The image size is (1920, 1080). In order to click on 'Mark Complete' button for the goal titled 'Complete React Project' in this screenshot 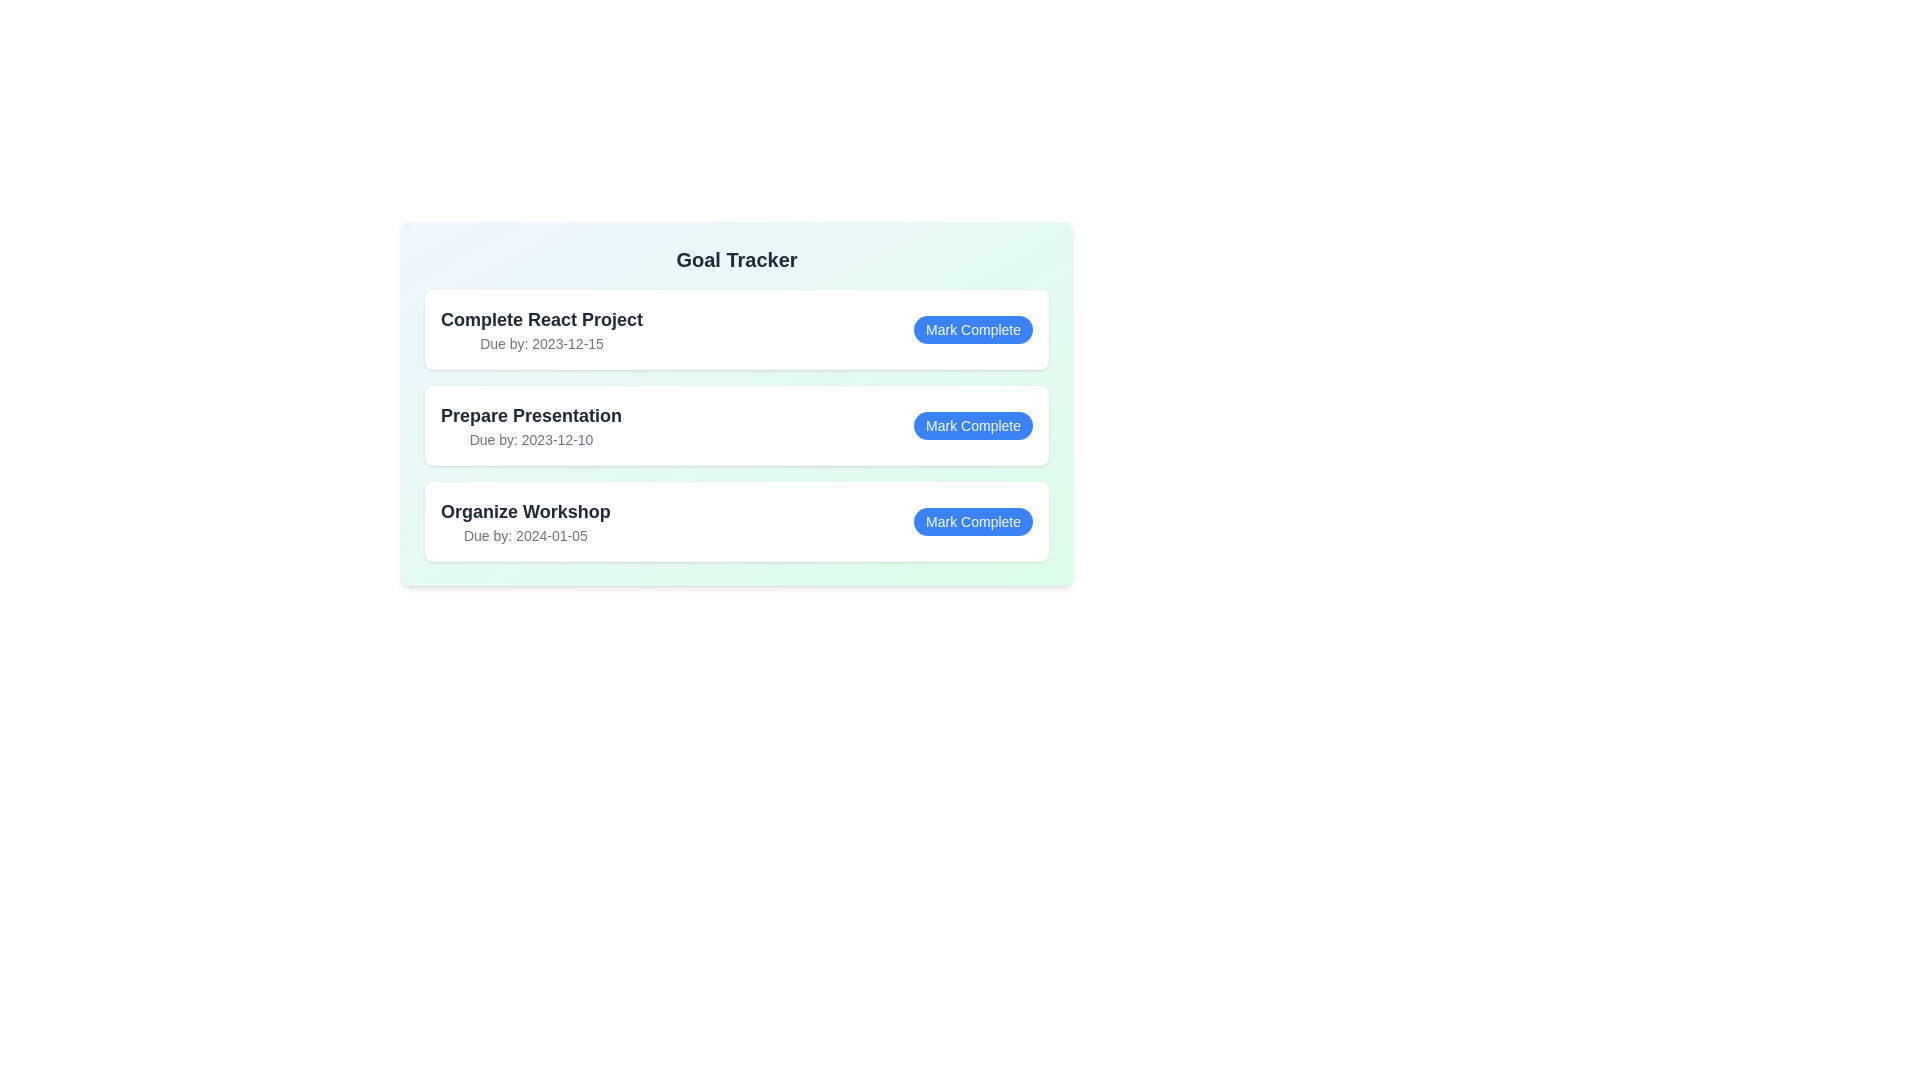, I will do `click(973, 329)`.